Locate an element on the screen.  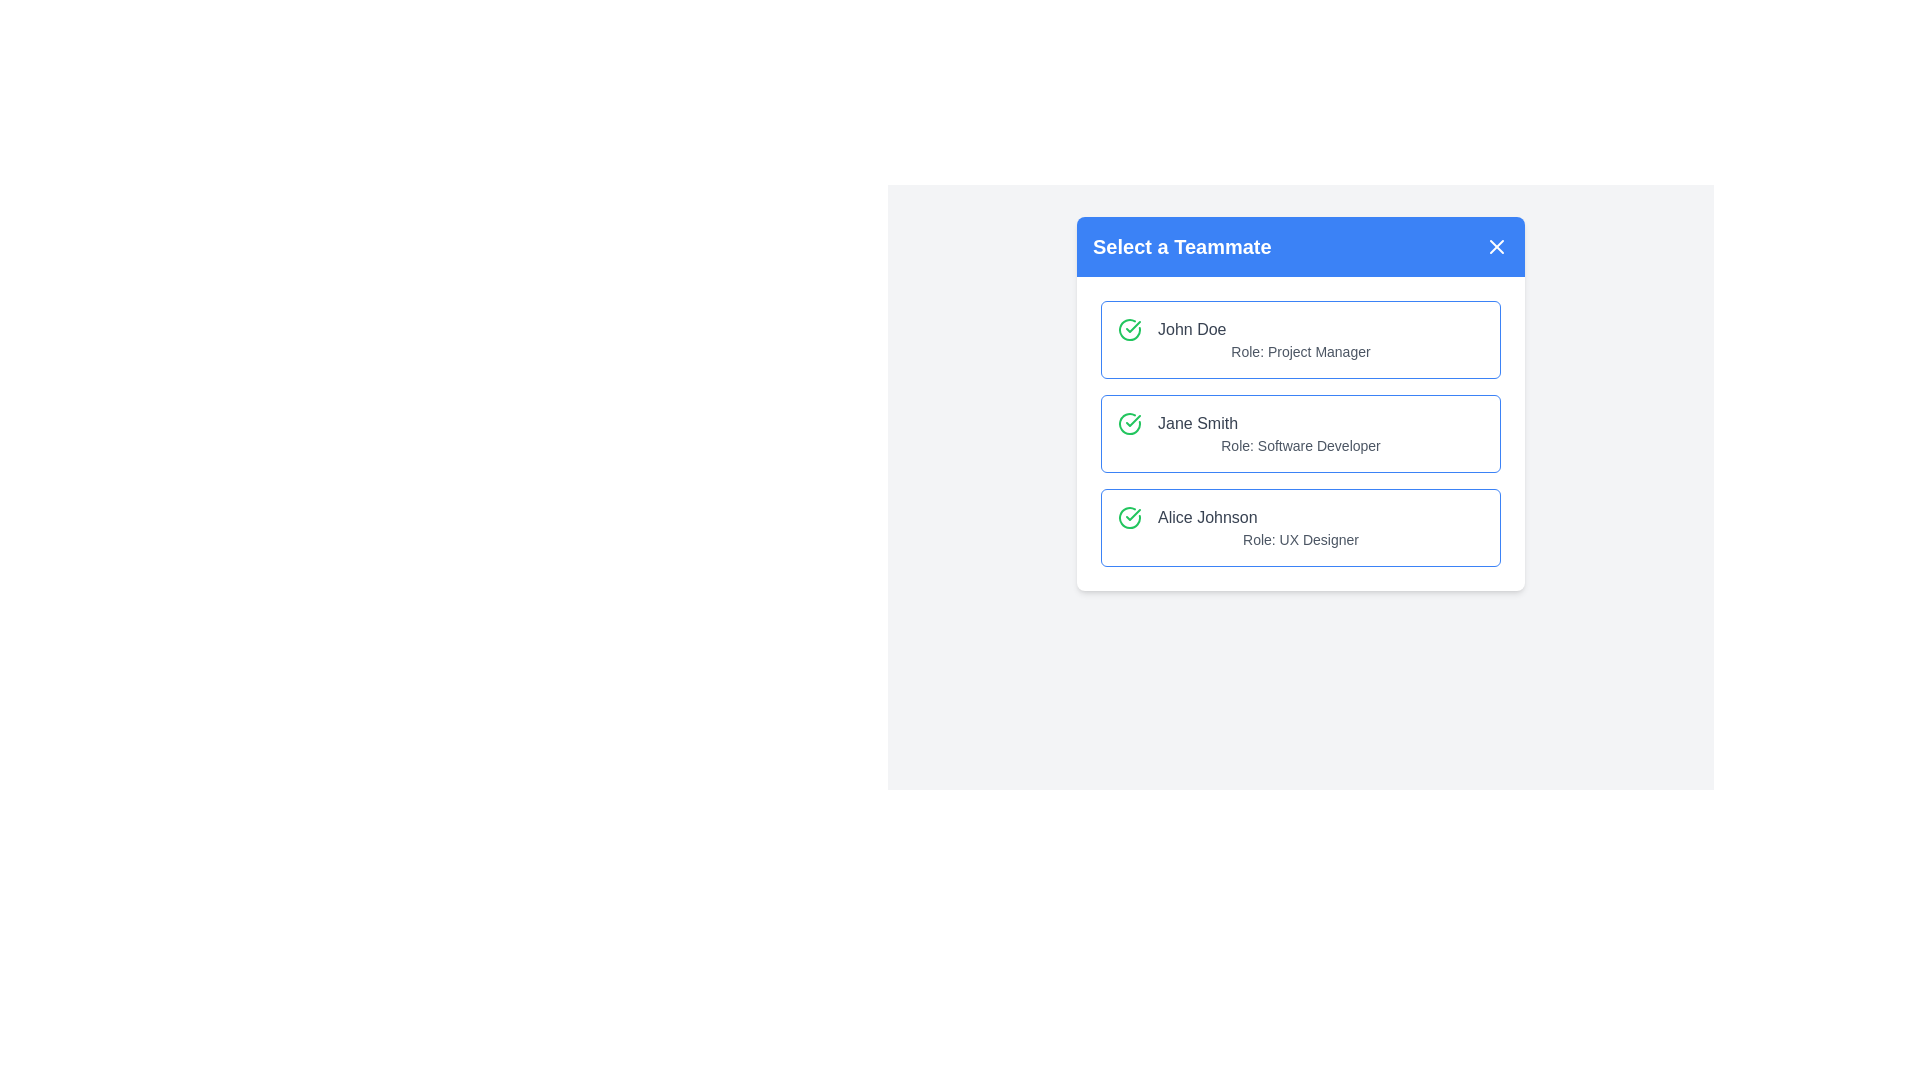
the row corresponding to Jane Smith to read their role information is located at coordinates (1300, 433).